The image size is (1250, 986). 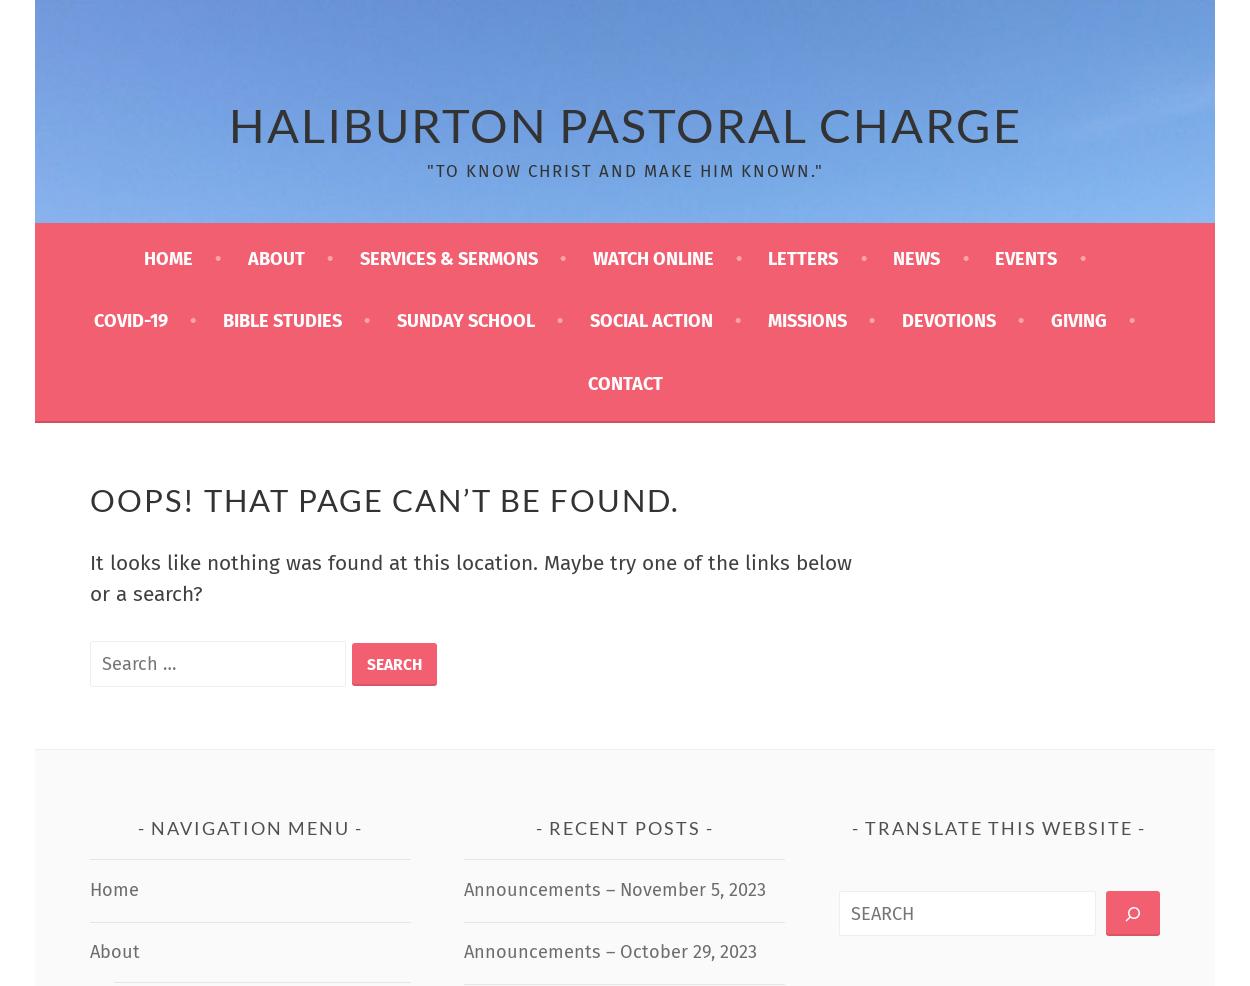 I want to click on 'Announcements – November 5, 2023', so click(x=614, y=887).